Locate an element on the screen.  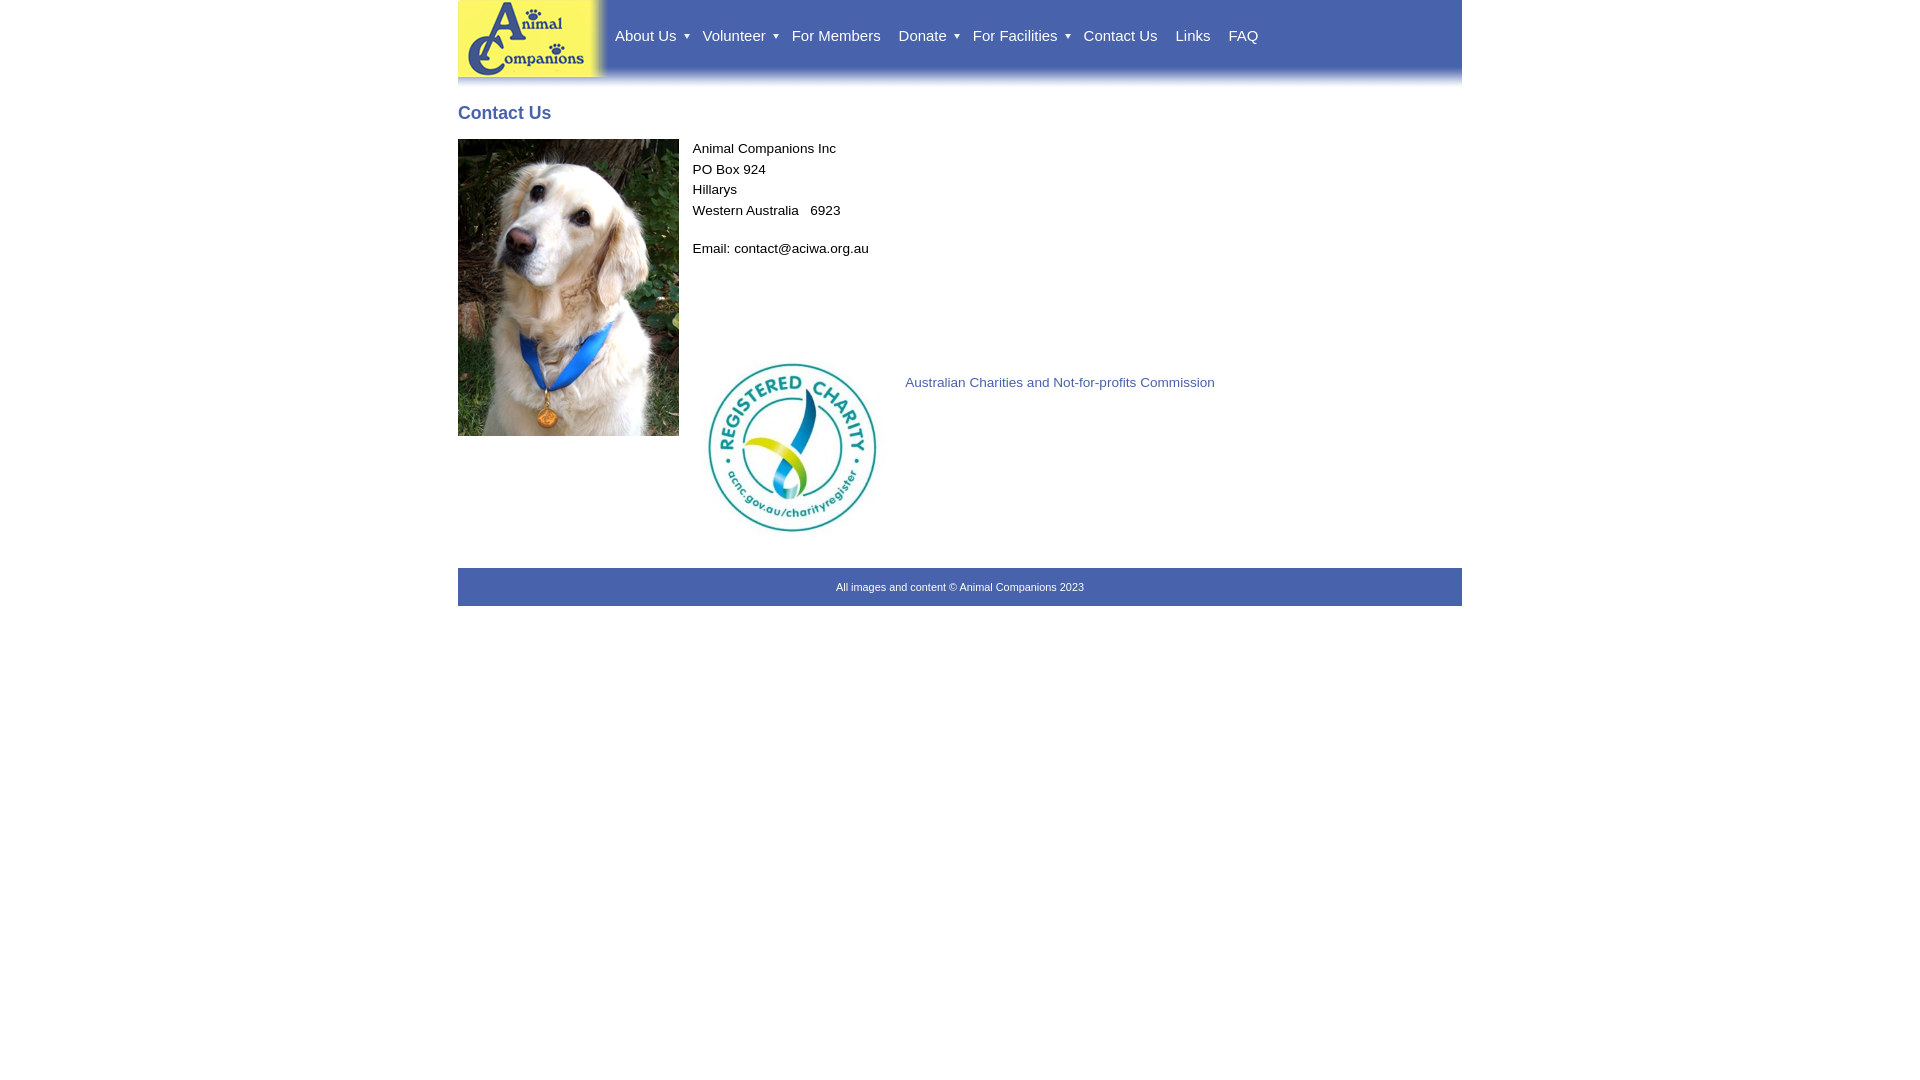
'Animal Companions' is located at coordinates (532, 71).